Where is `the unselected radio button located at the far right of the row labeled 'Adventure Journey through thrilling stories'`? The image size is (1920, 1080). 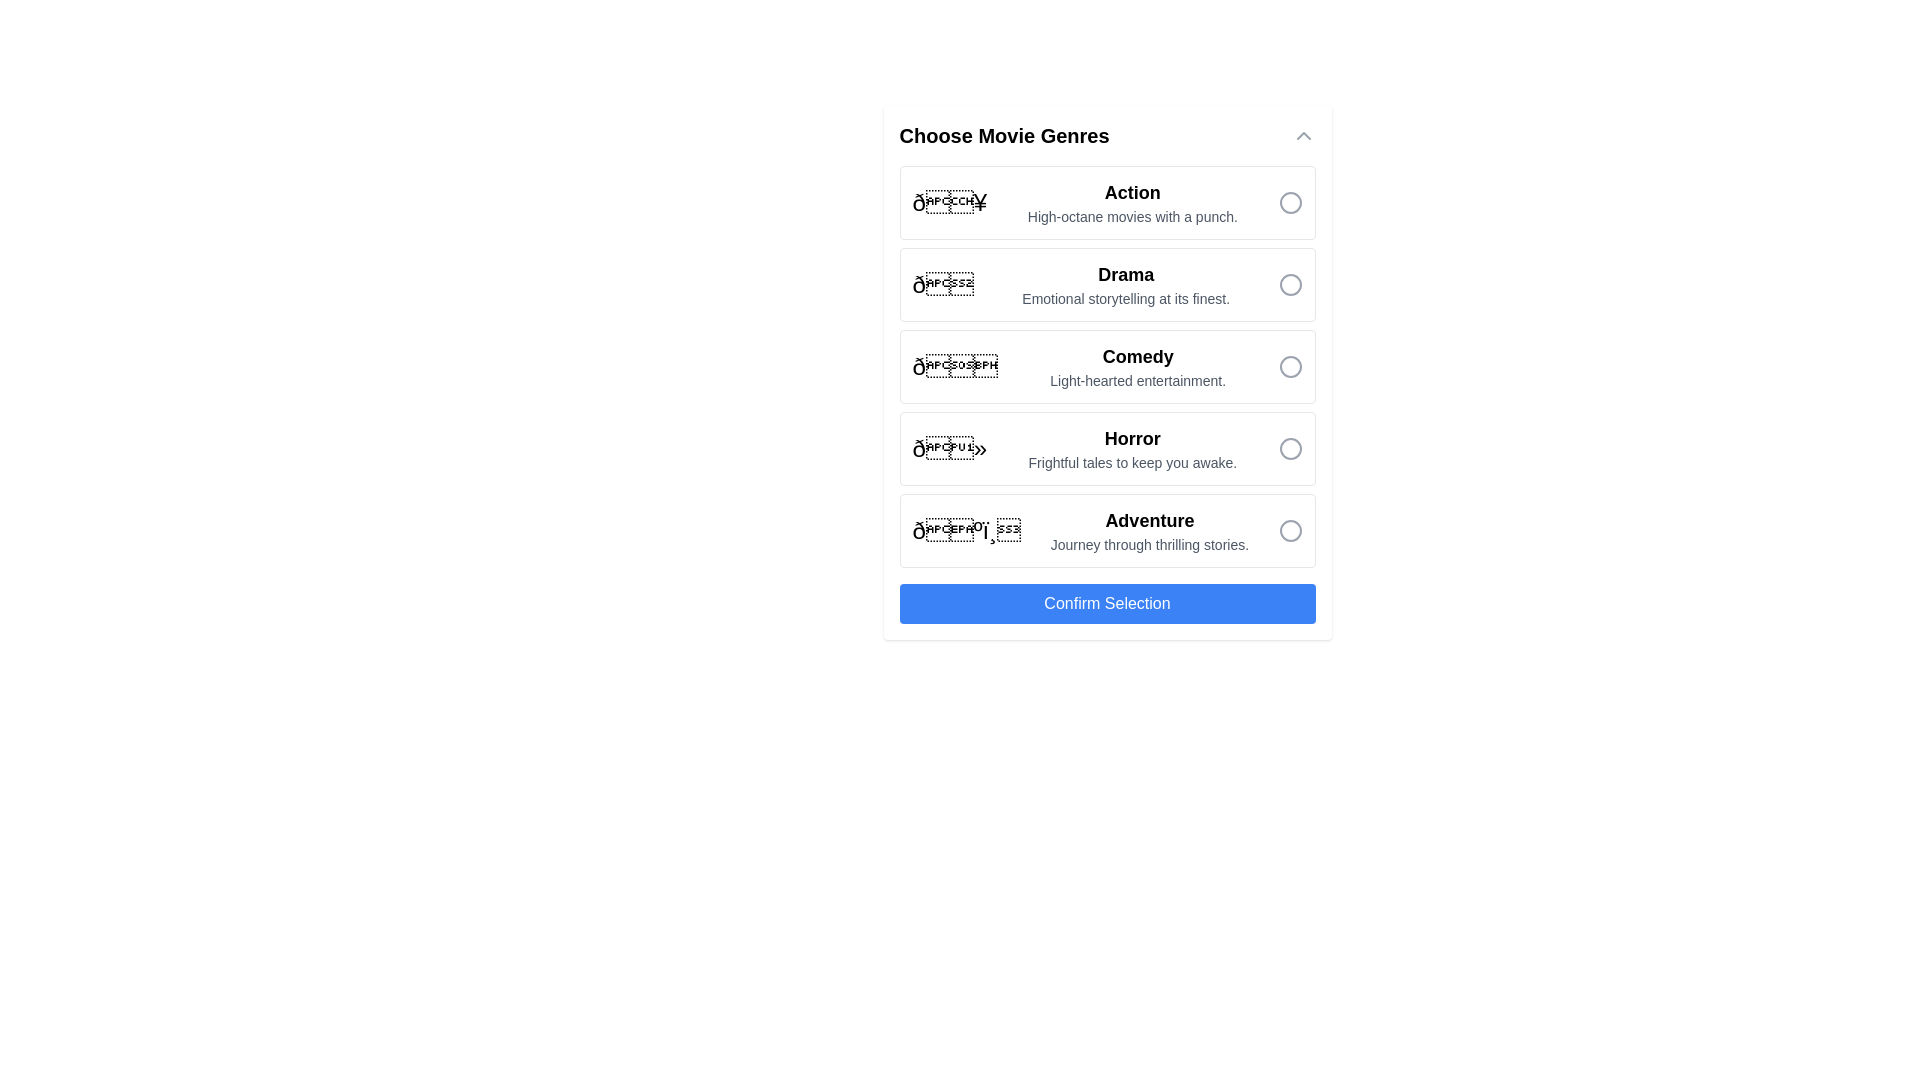 the unselected radio button located at the far right of the row labeled 'Adventure Journey through thrilling stories' is located at coordinates (1290, 530).